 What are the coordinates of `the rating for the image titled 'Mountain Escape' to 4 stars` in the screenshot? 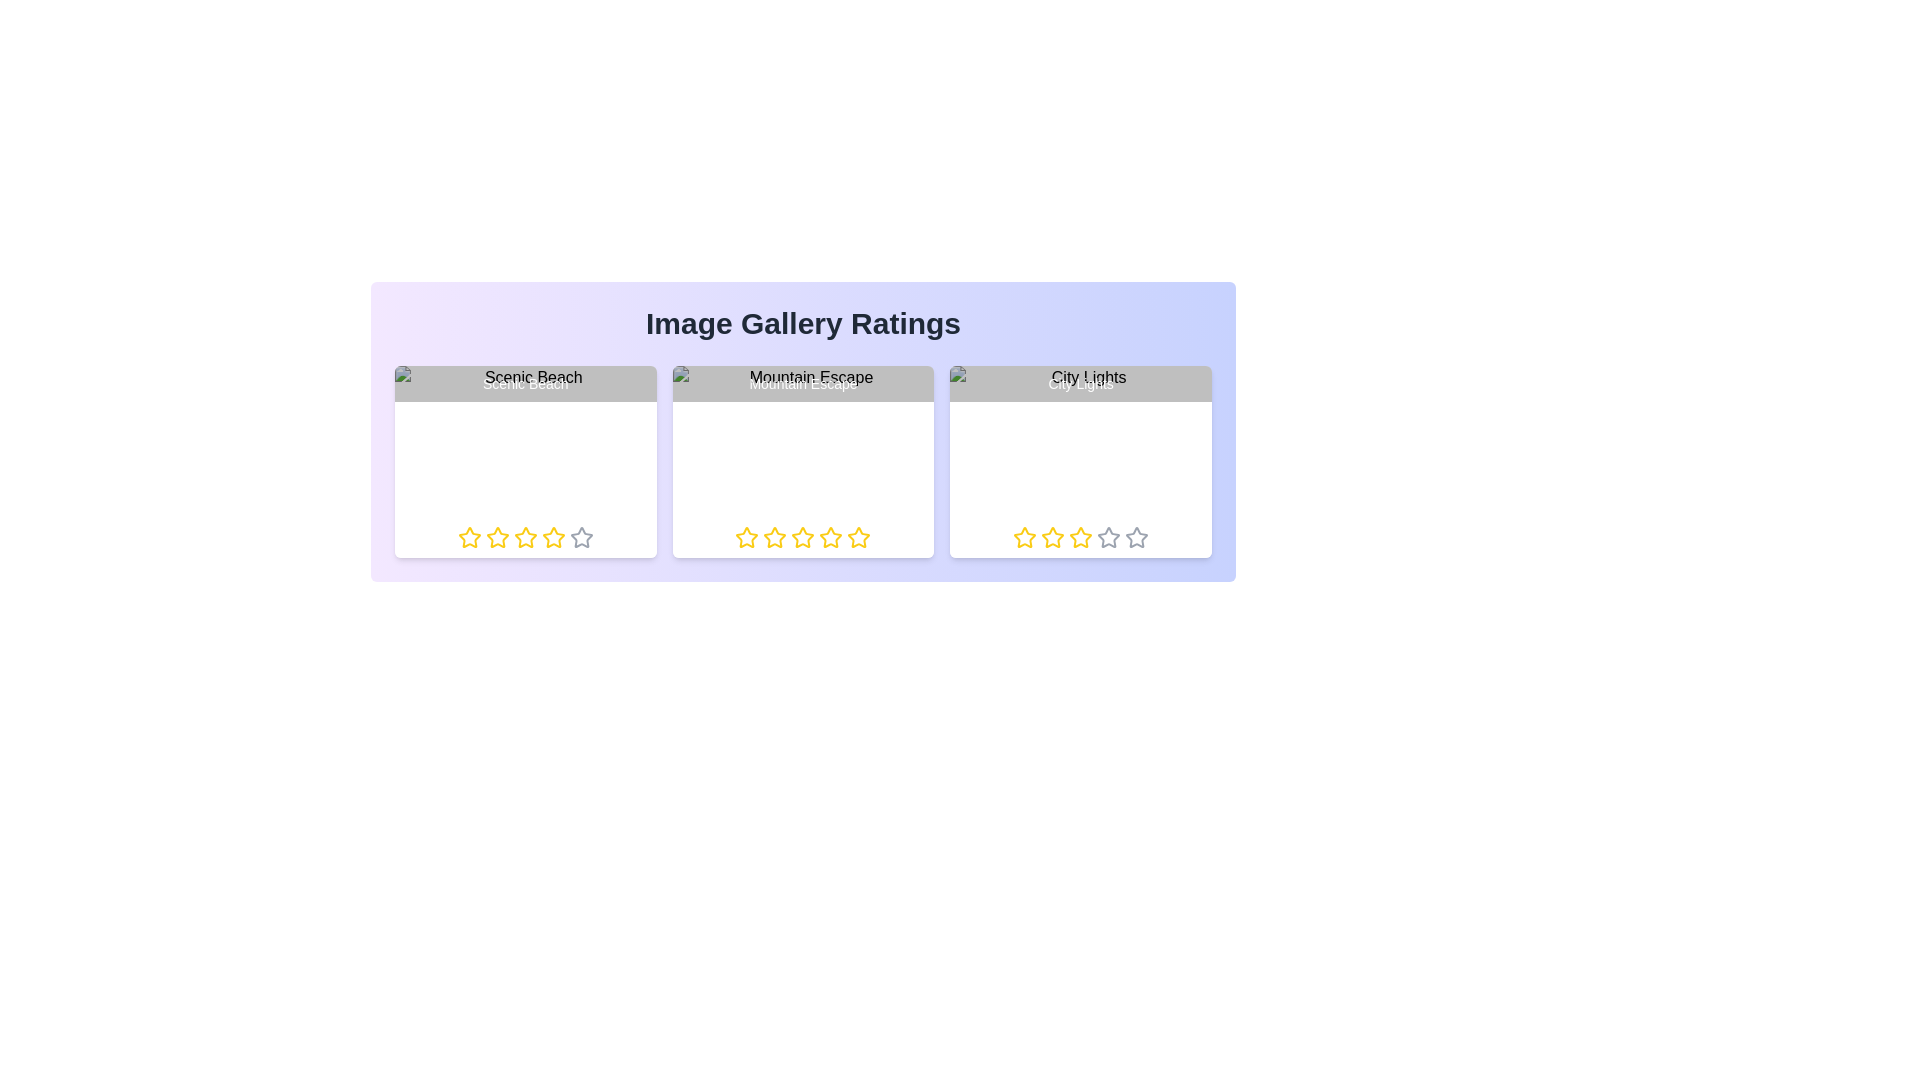 It's located at (819, 536).